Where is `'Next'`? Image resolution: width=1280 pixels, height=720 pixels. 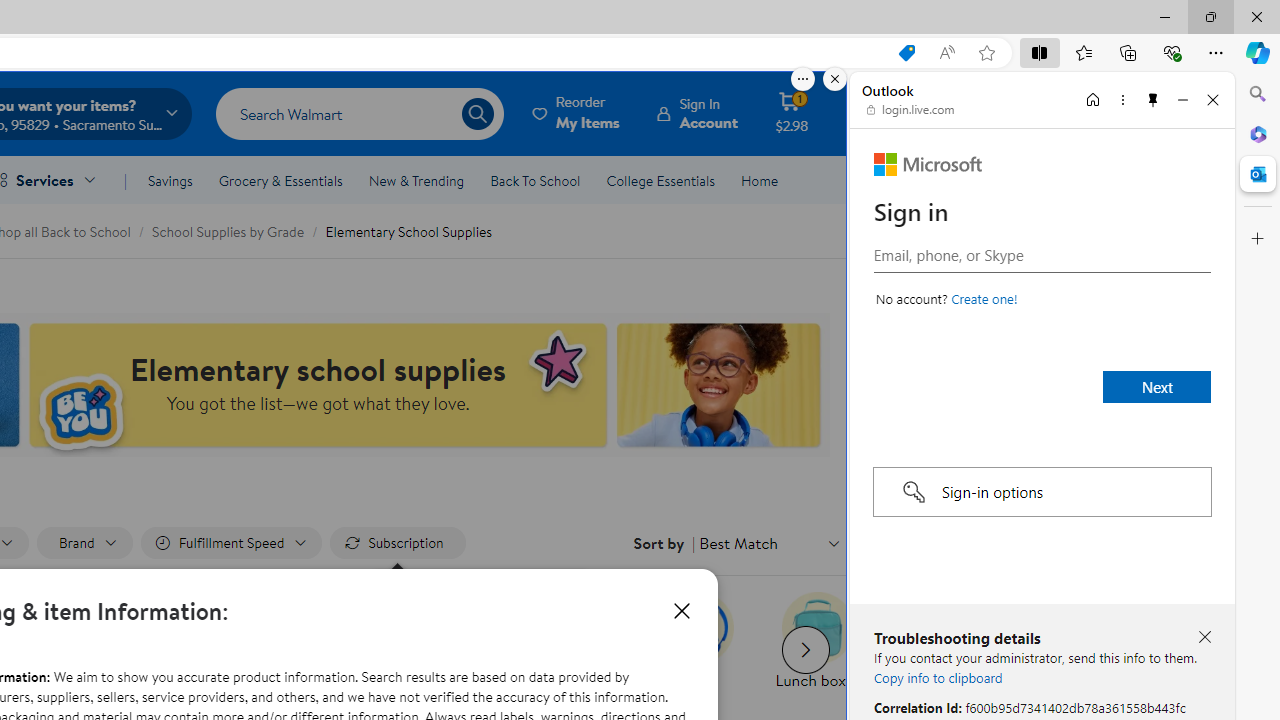 'Next' is located at coordinates (1157, 387).